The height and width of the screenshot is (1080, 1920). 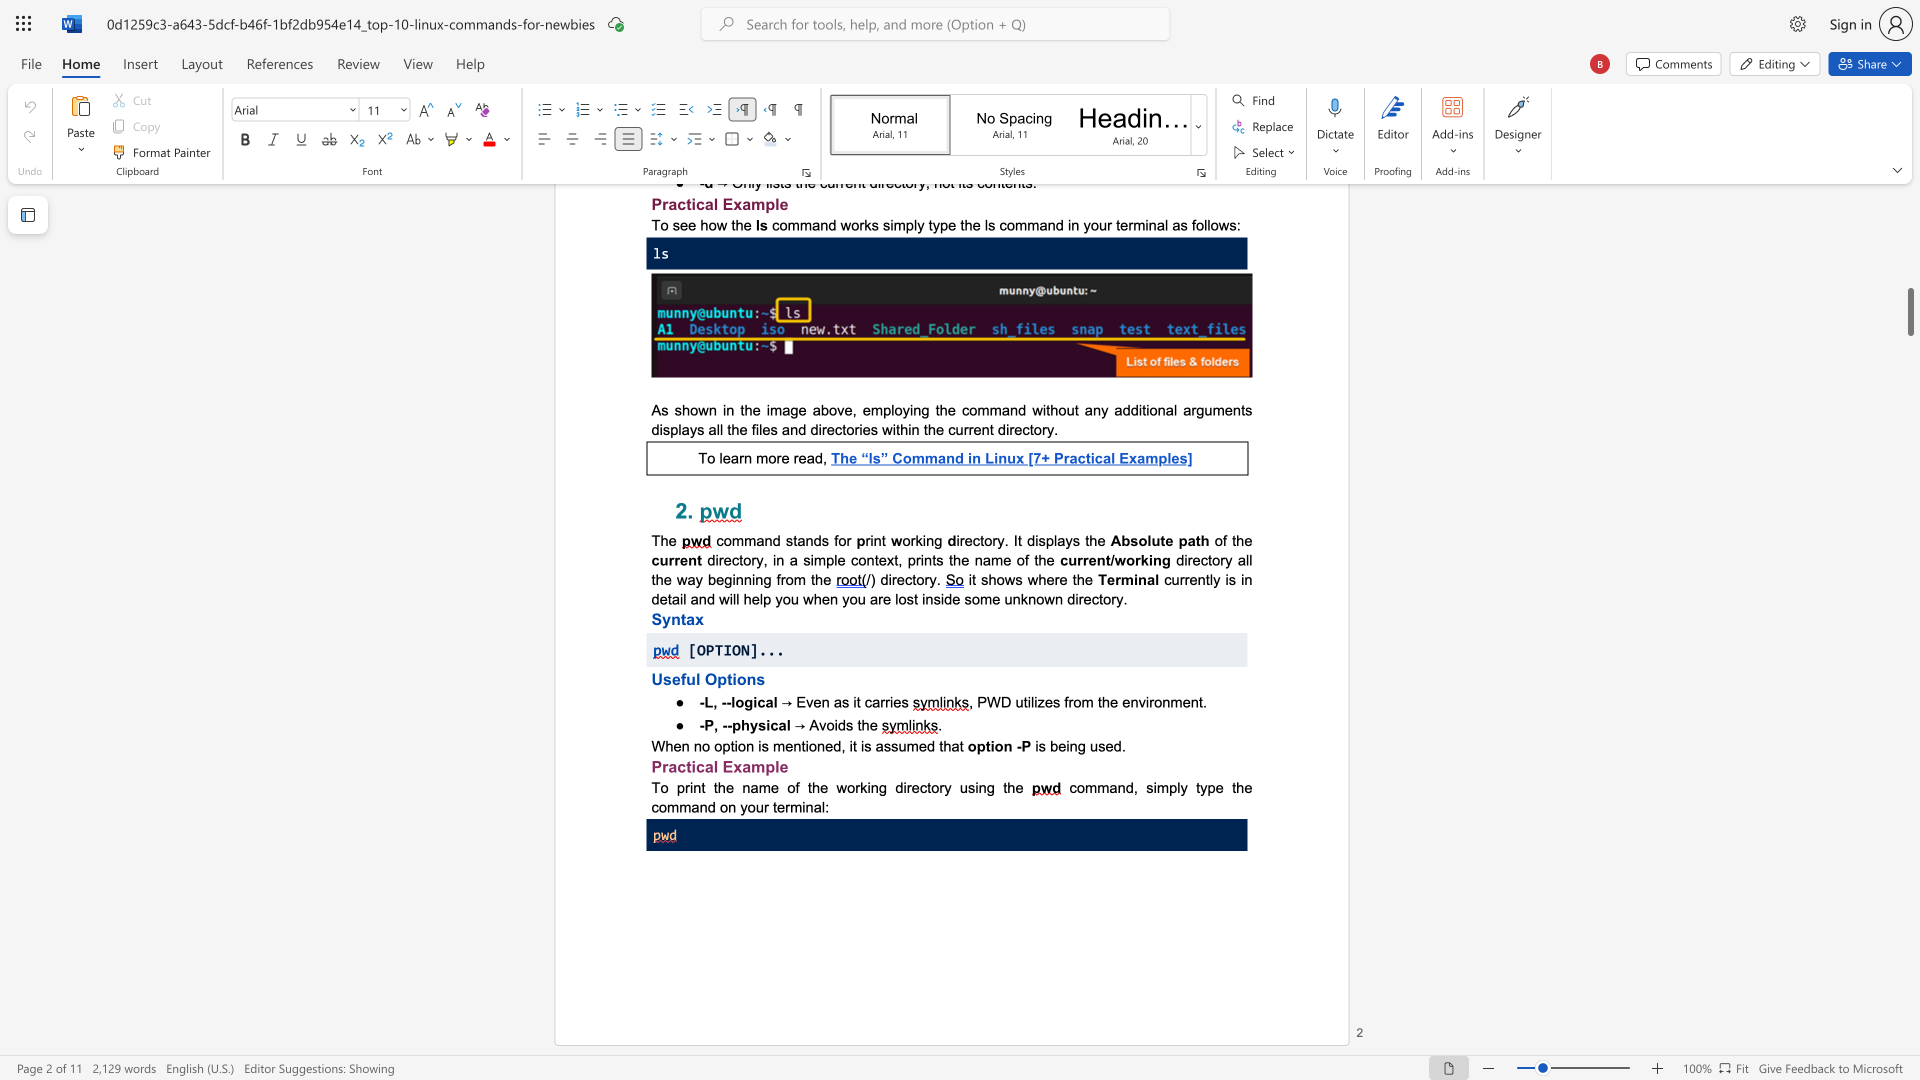 I want to click on the subset text "bei" within the text "is being used.", so click(x=1049, y=746).